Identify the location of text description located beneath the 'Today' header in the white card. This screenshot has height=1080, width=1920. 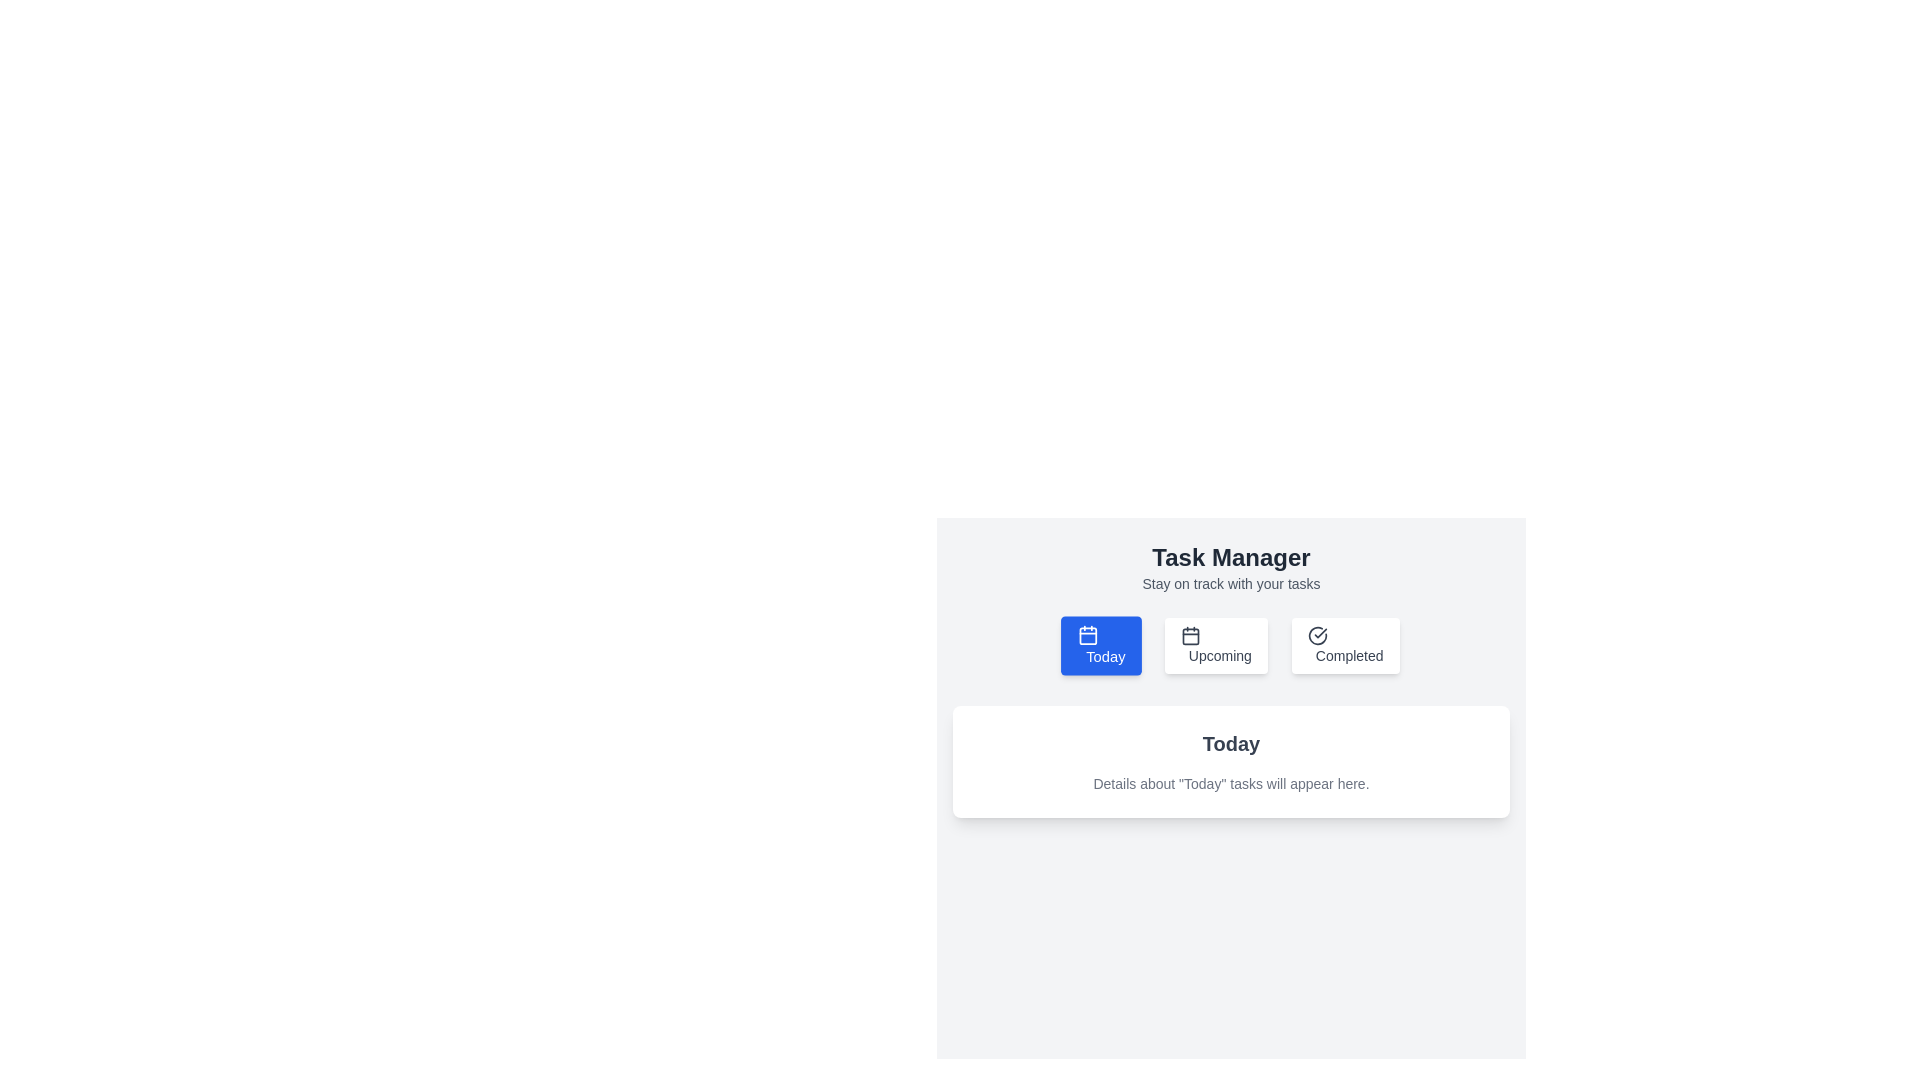
(1230, 782).